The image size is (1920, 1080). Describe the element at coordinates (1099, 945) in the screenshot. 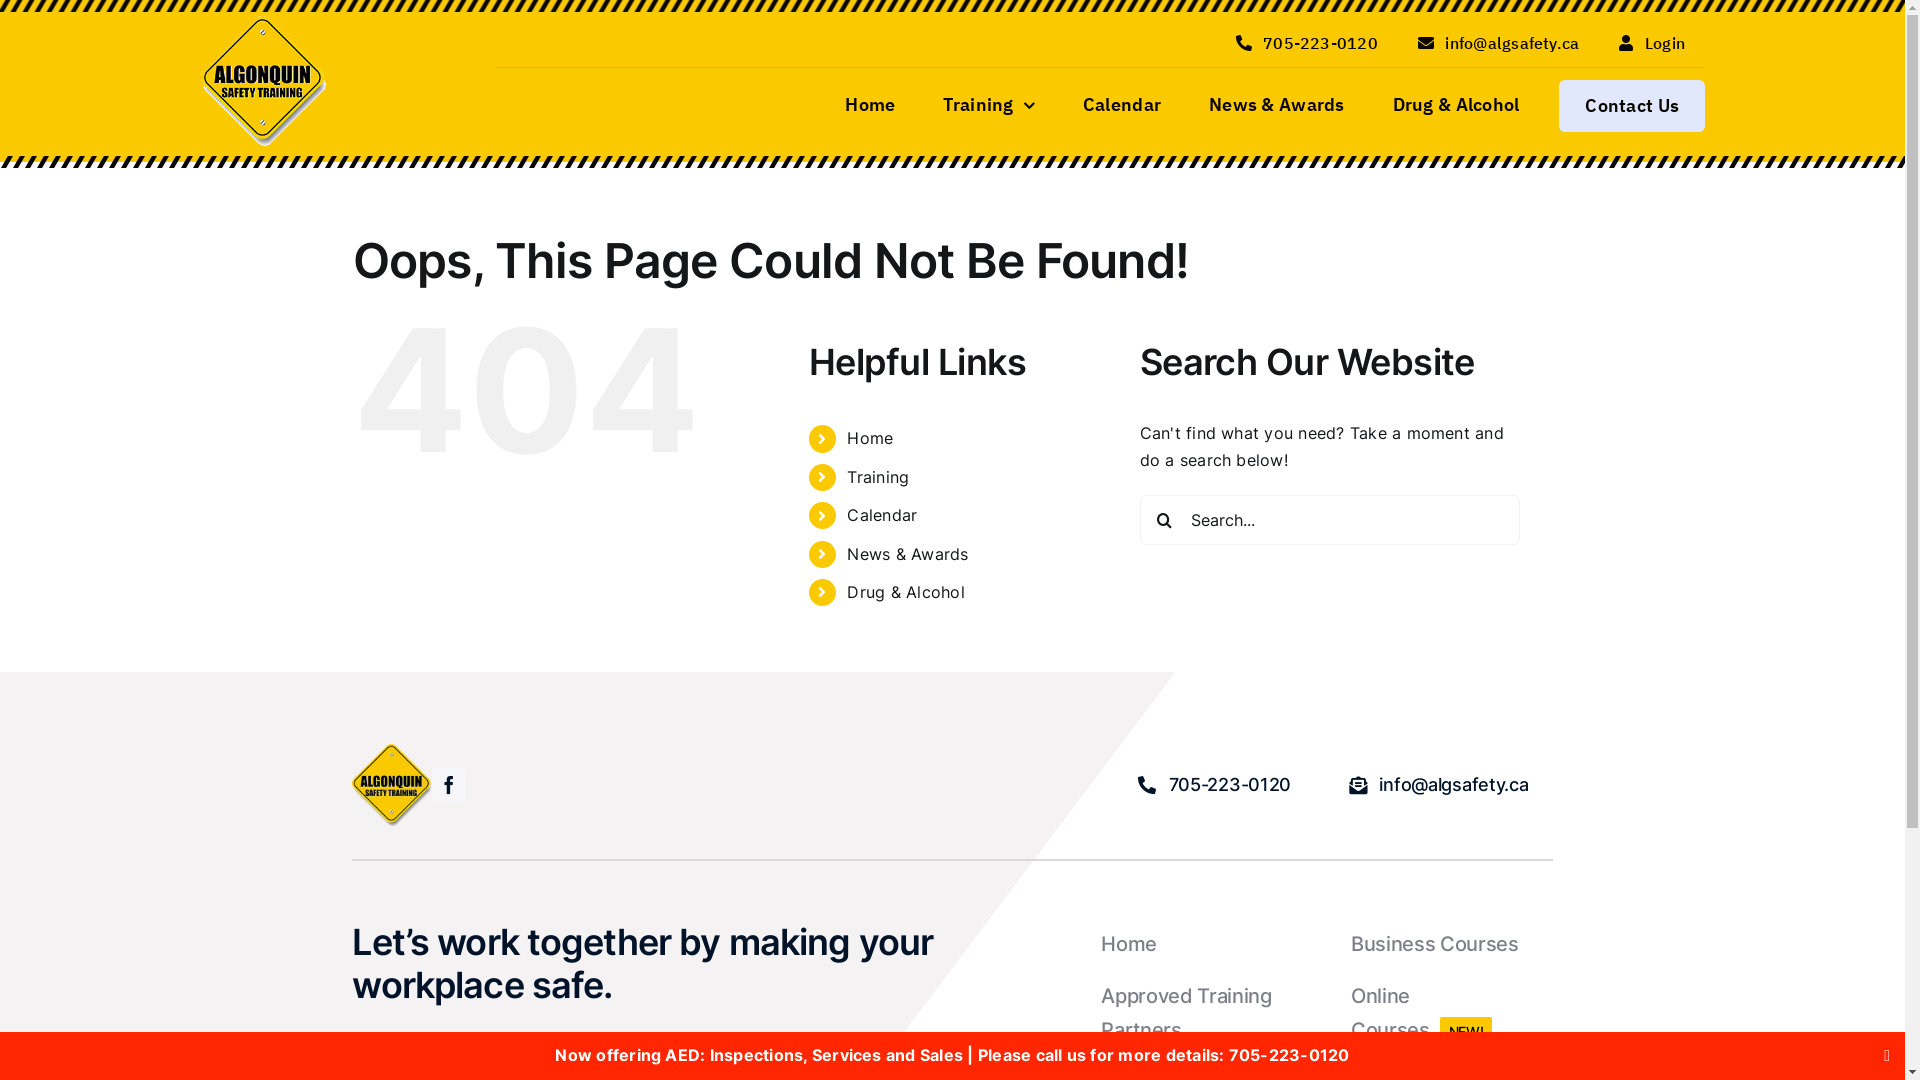

I see `'Home'` at that location.